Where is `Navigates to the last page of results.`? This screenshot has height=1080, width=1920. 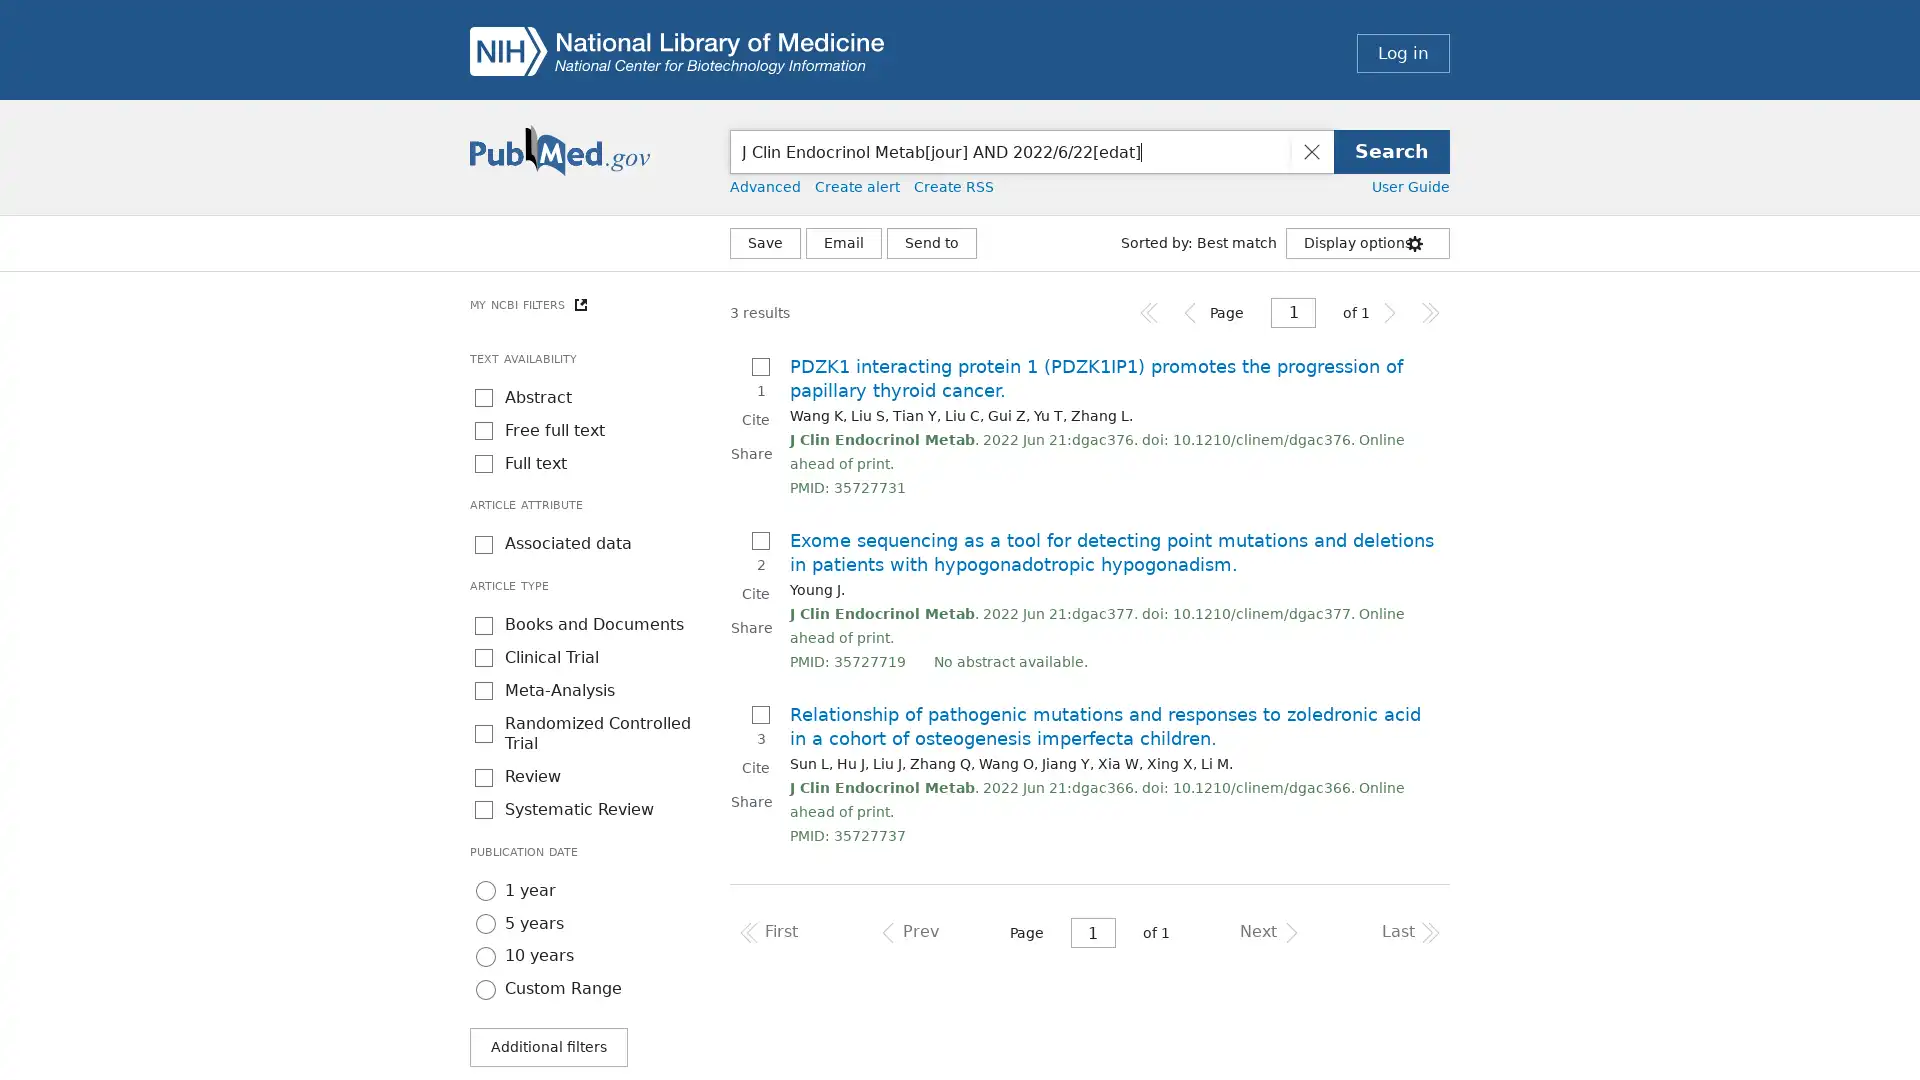
Navigates to the last page of results. is located at coordinates (1429, 312).